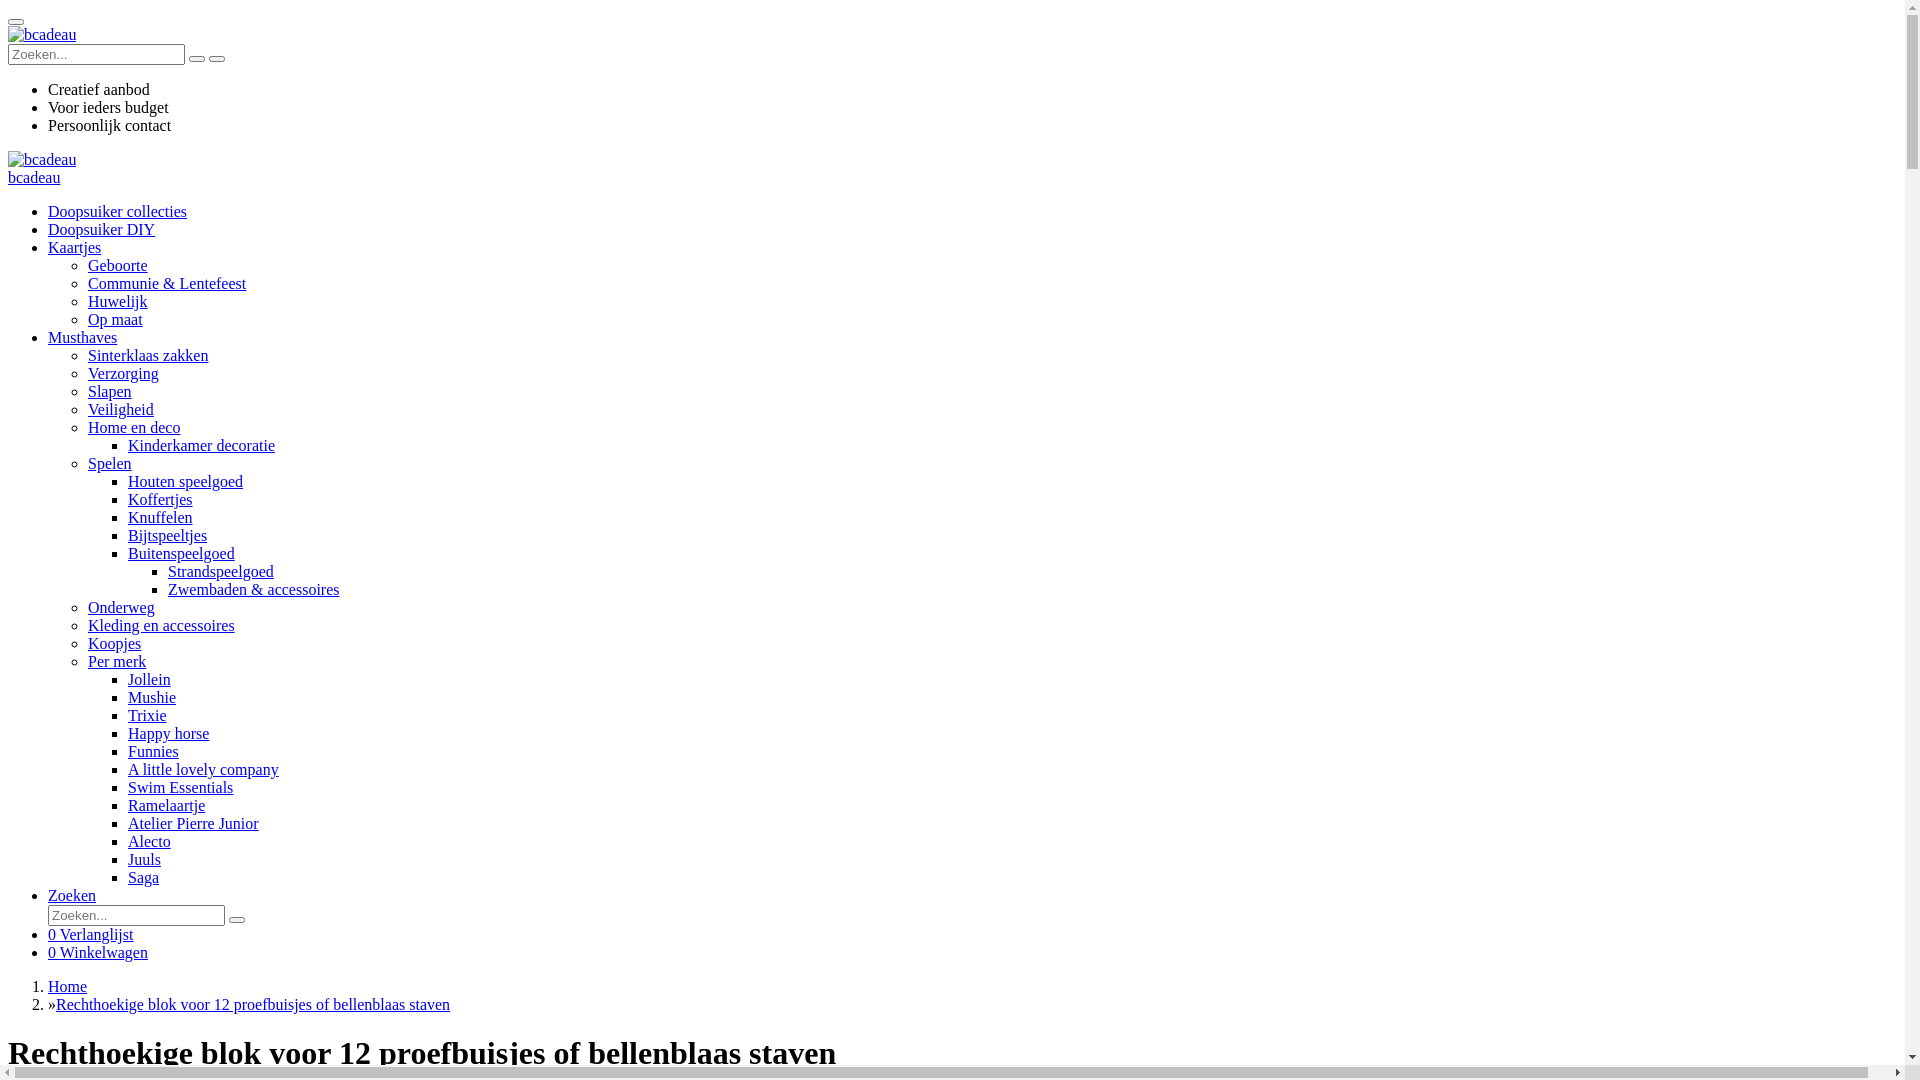 Image resolution: width=1920 pixels, height=1080 pixels. Describe the element at coordinates (67, 985) in the screenshot. I see `'Home'` at that location.